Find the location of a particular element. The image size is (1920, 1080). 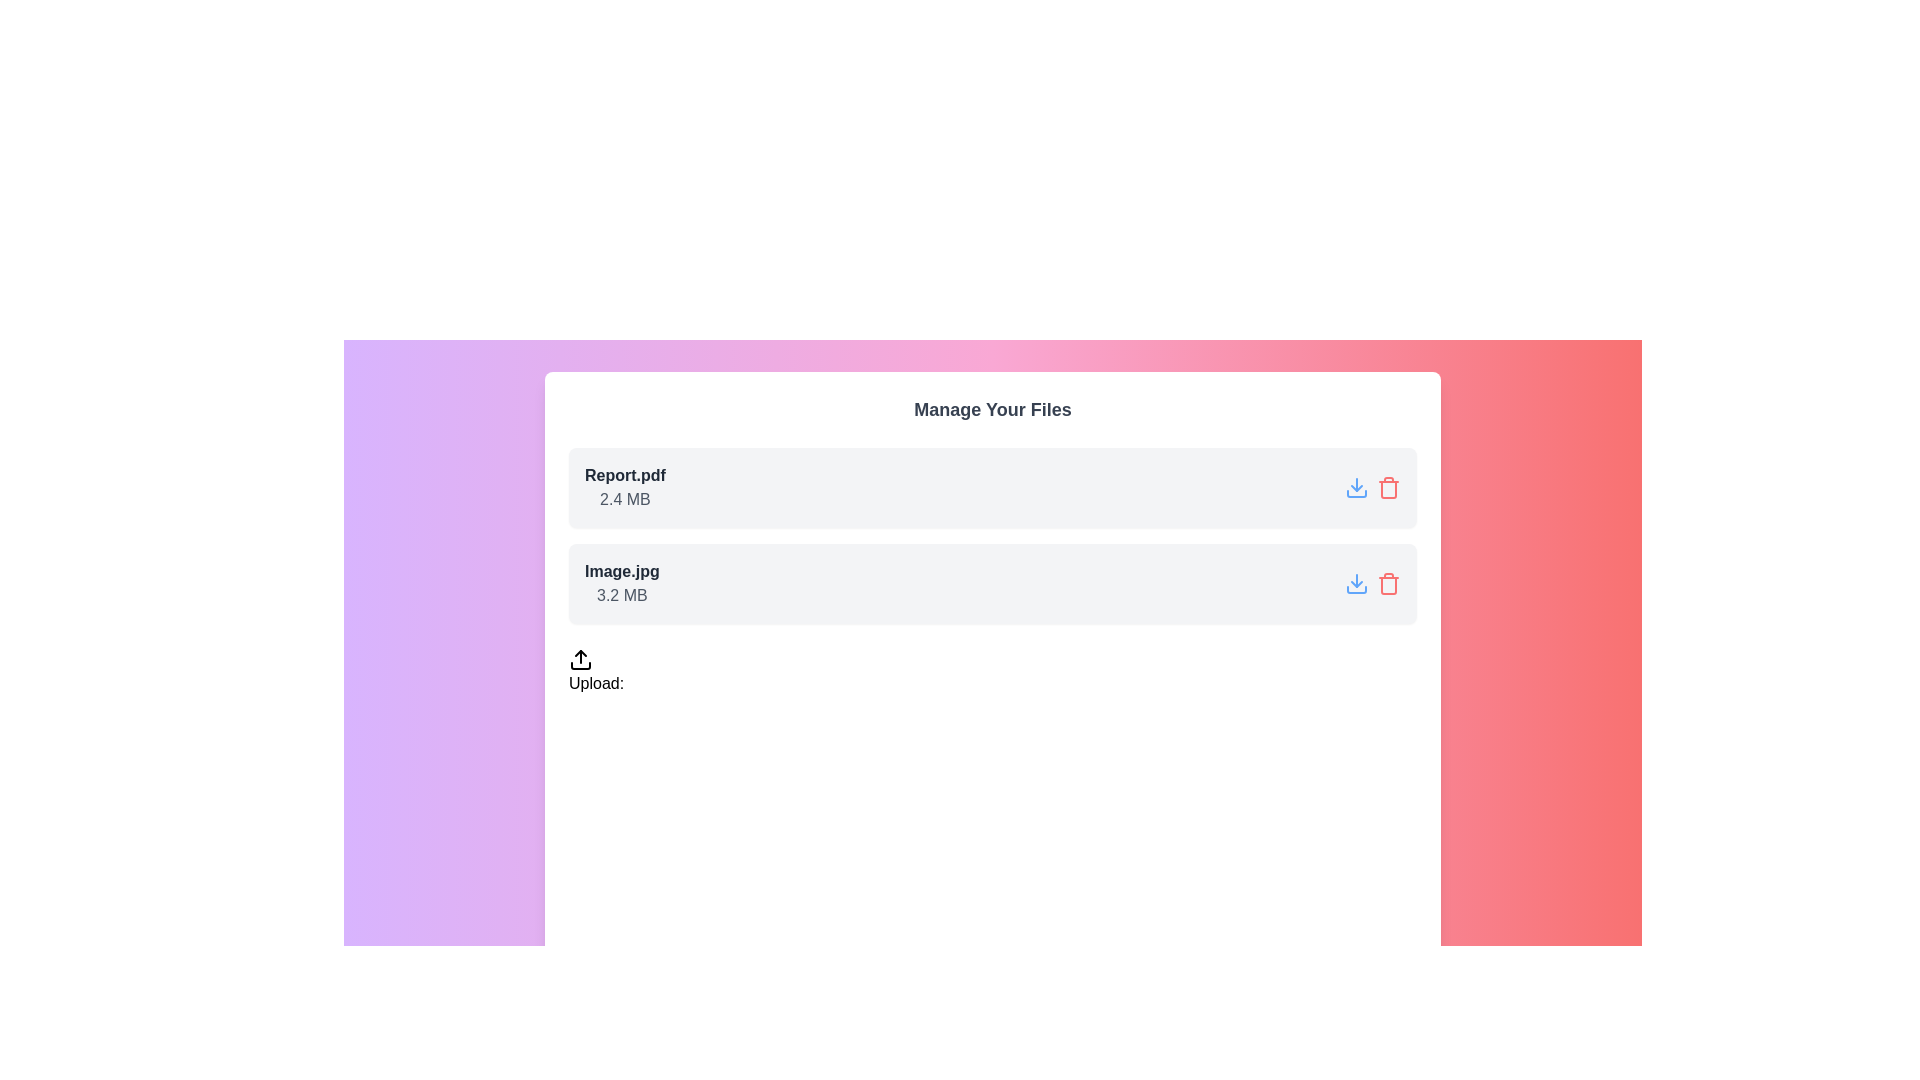

the delete icon in the Button Group for 'Report.pdf 2.4 MB' is located at coordinates (1371, 488).